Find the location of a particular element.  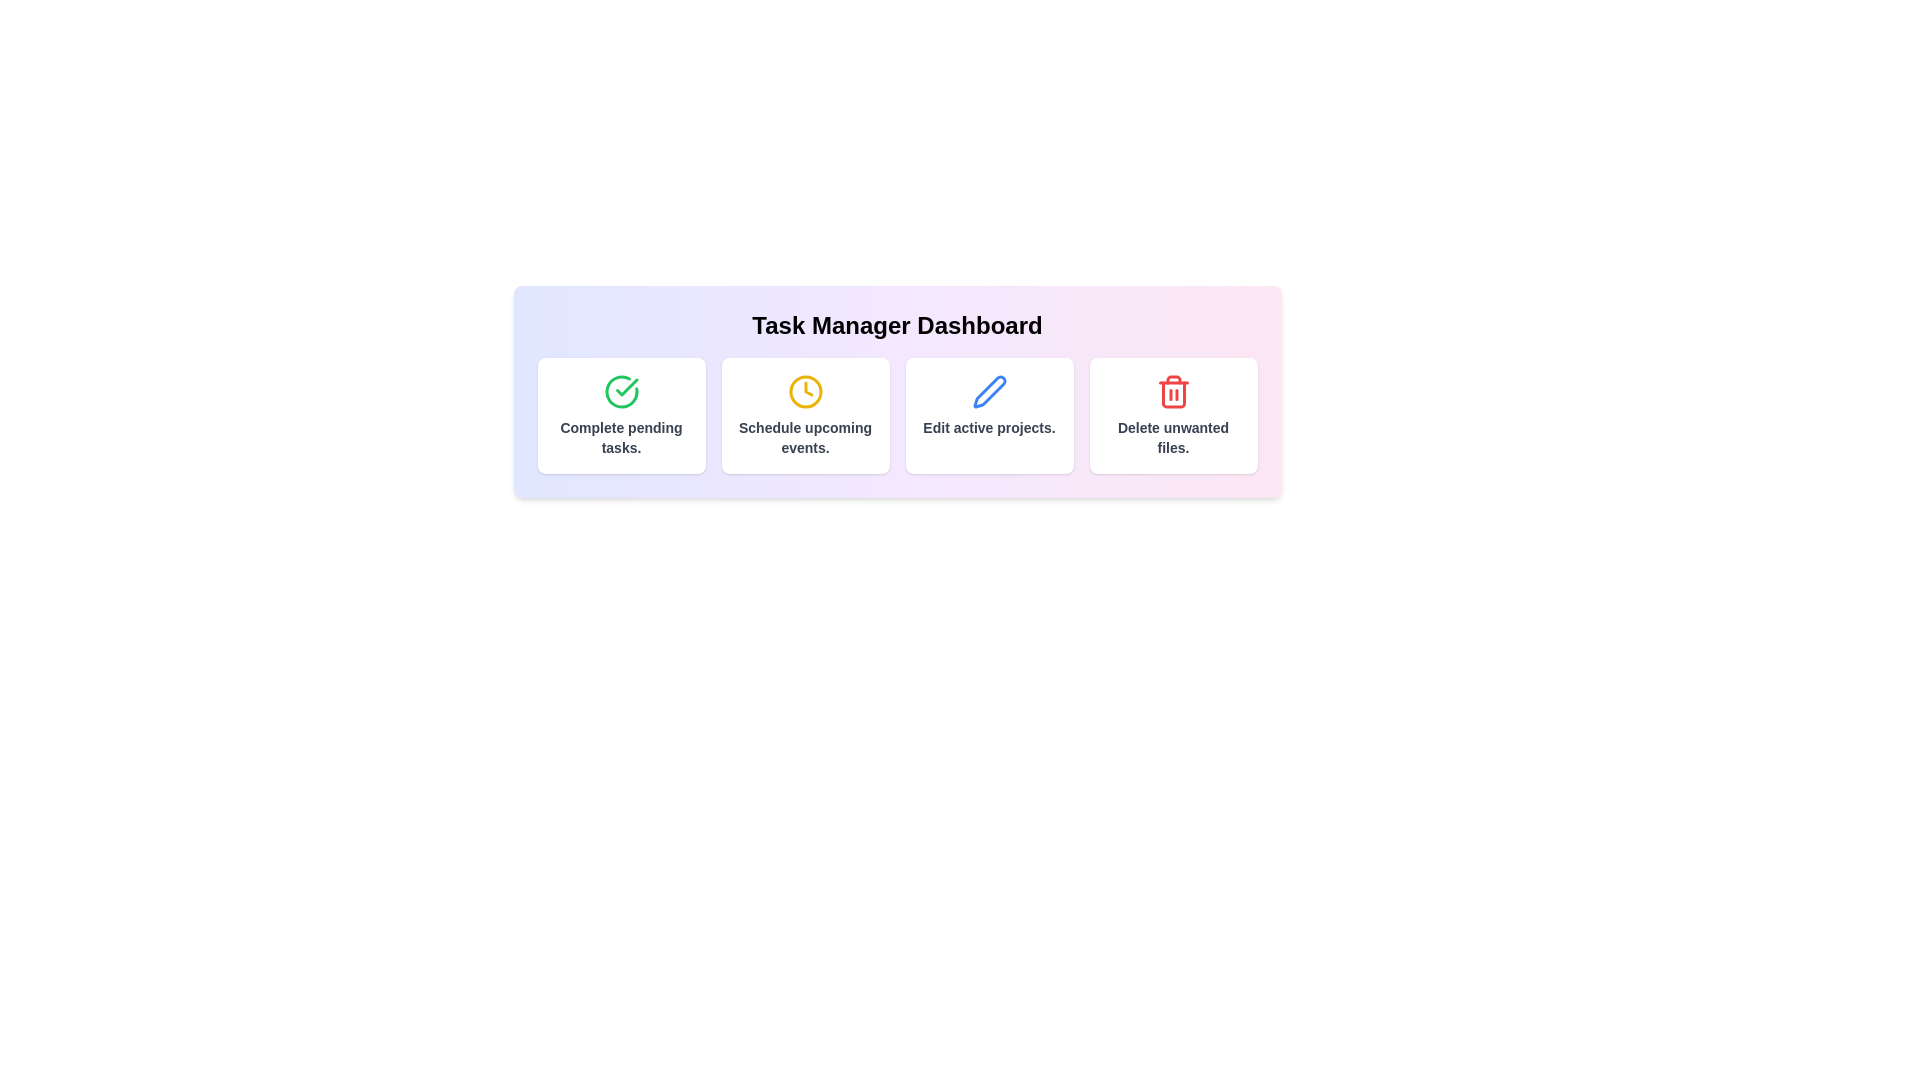

the green circular checkmark icon that symbolizes a completed task, located at the top of the card labeled 'Complete pending tasks' is located at coordinates (620, 392).